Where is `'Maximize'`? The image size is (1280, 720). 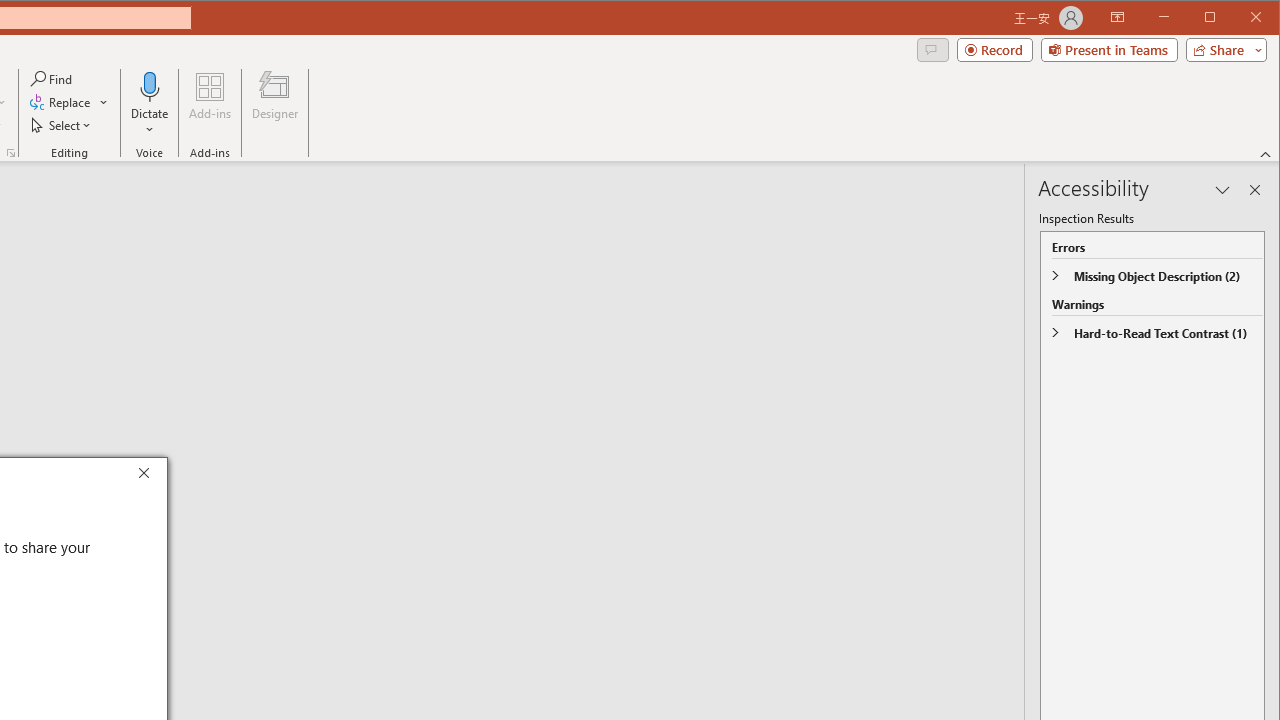 'Maximize' is located at coordinates (1238, 19).